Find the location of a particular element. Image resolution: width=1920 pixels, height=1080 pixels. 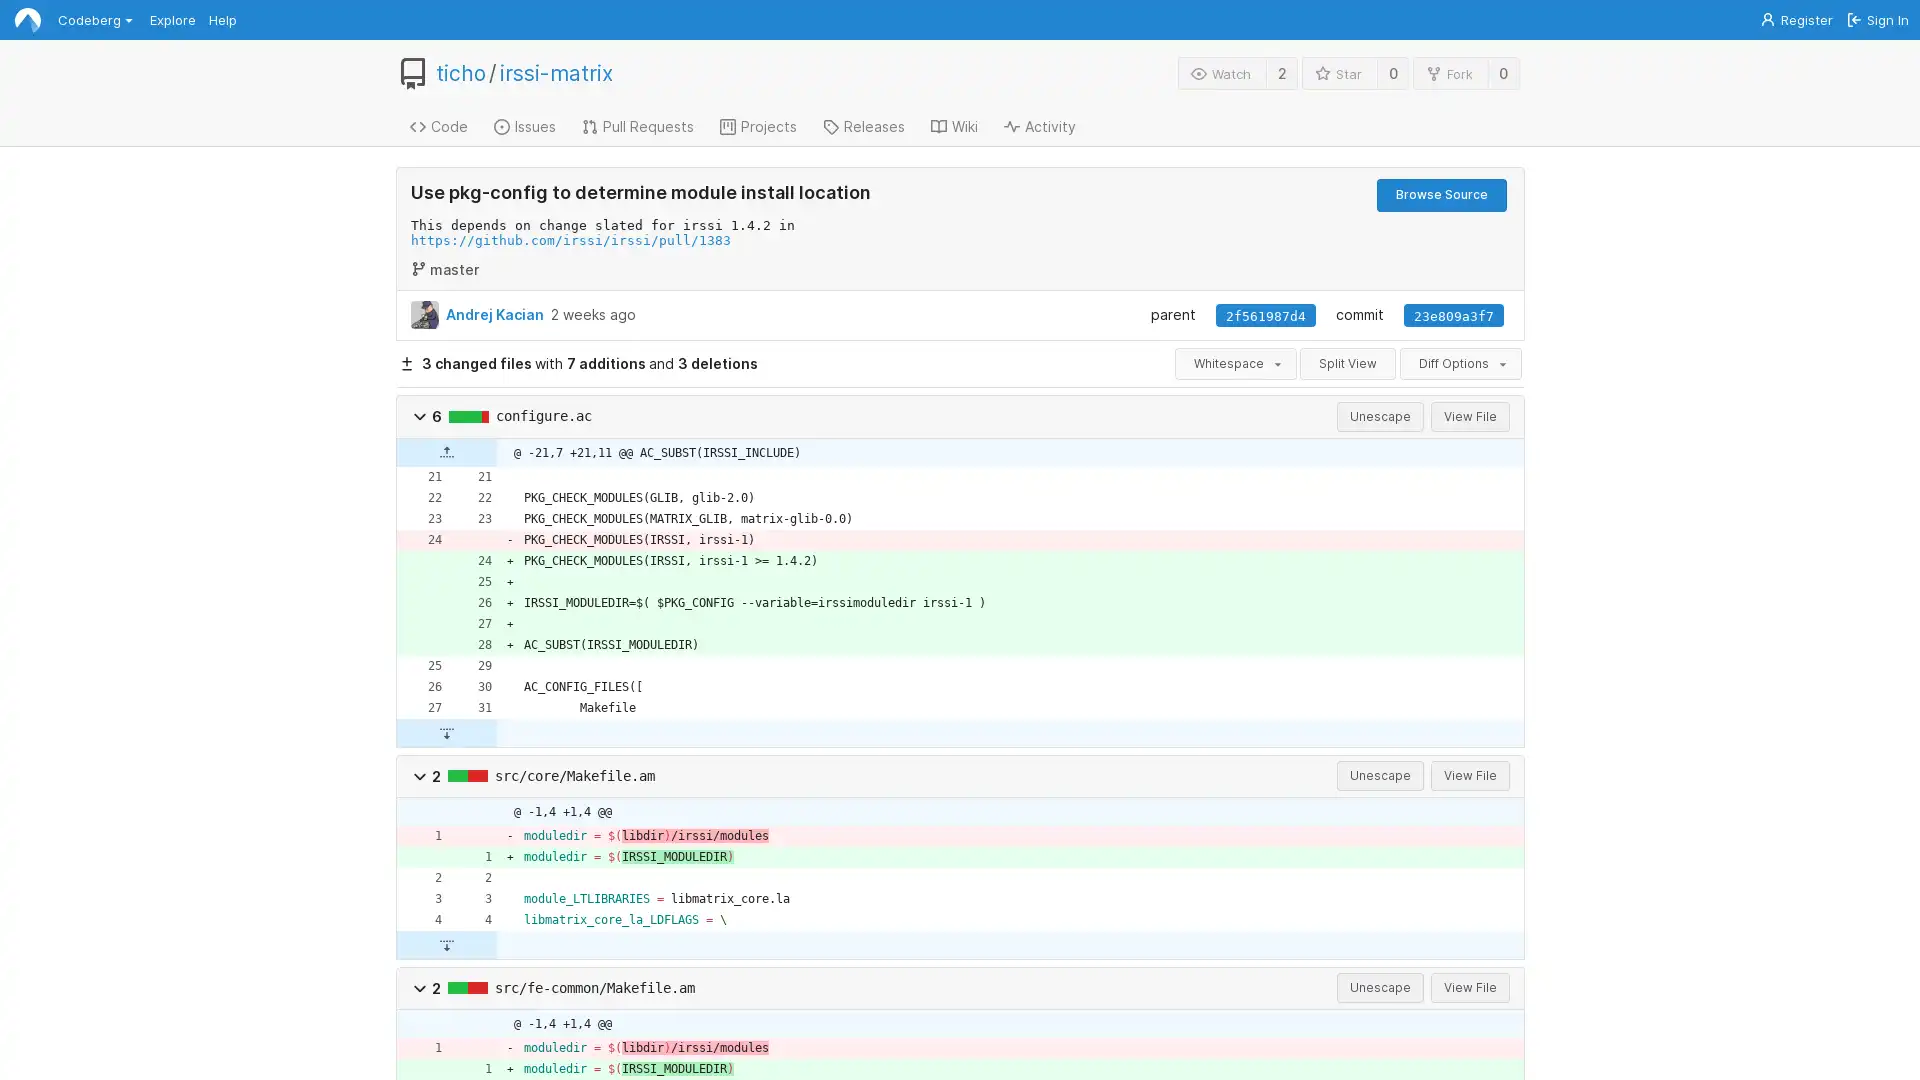

Watch is located at coordinates (1221, 72).